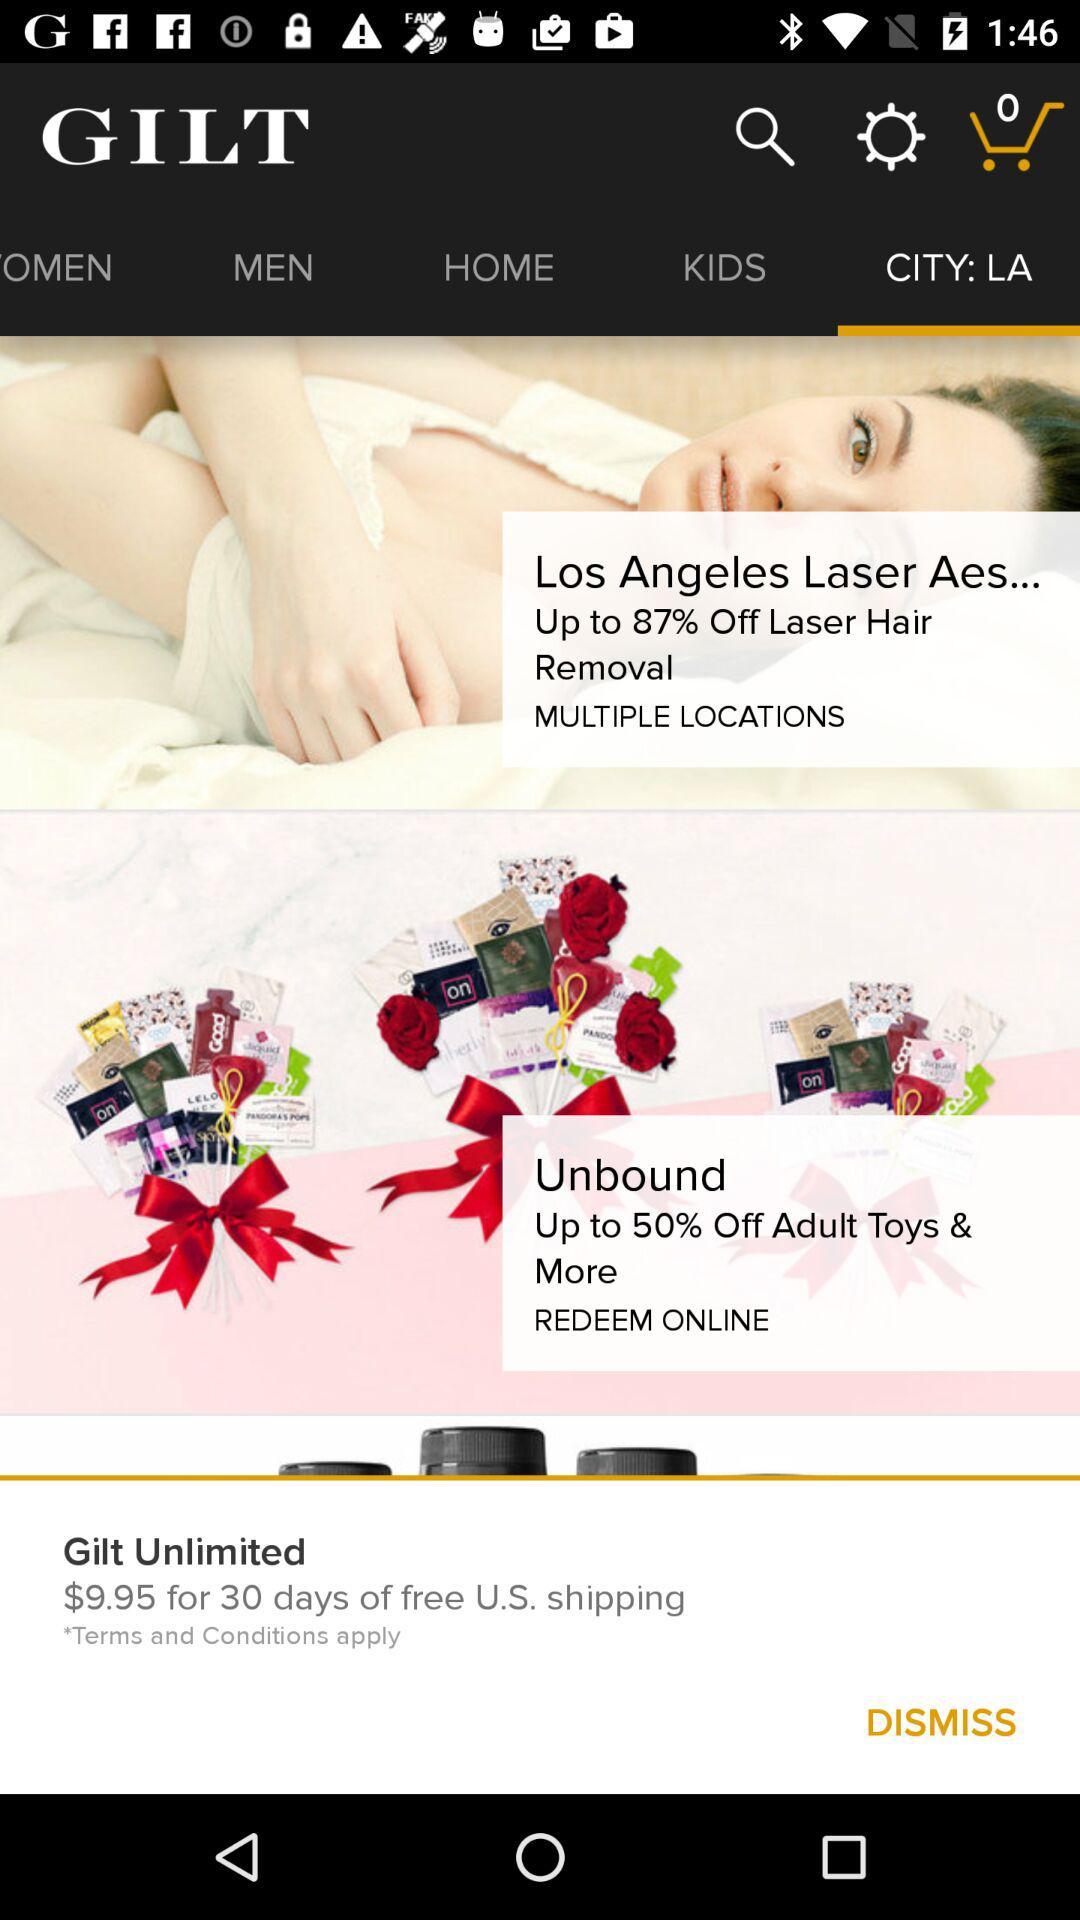  I want to click on the redeem online, so click(651, 1316).